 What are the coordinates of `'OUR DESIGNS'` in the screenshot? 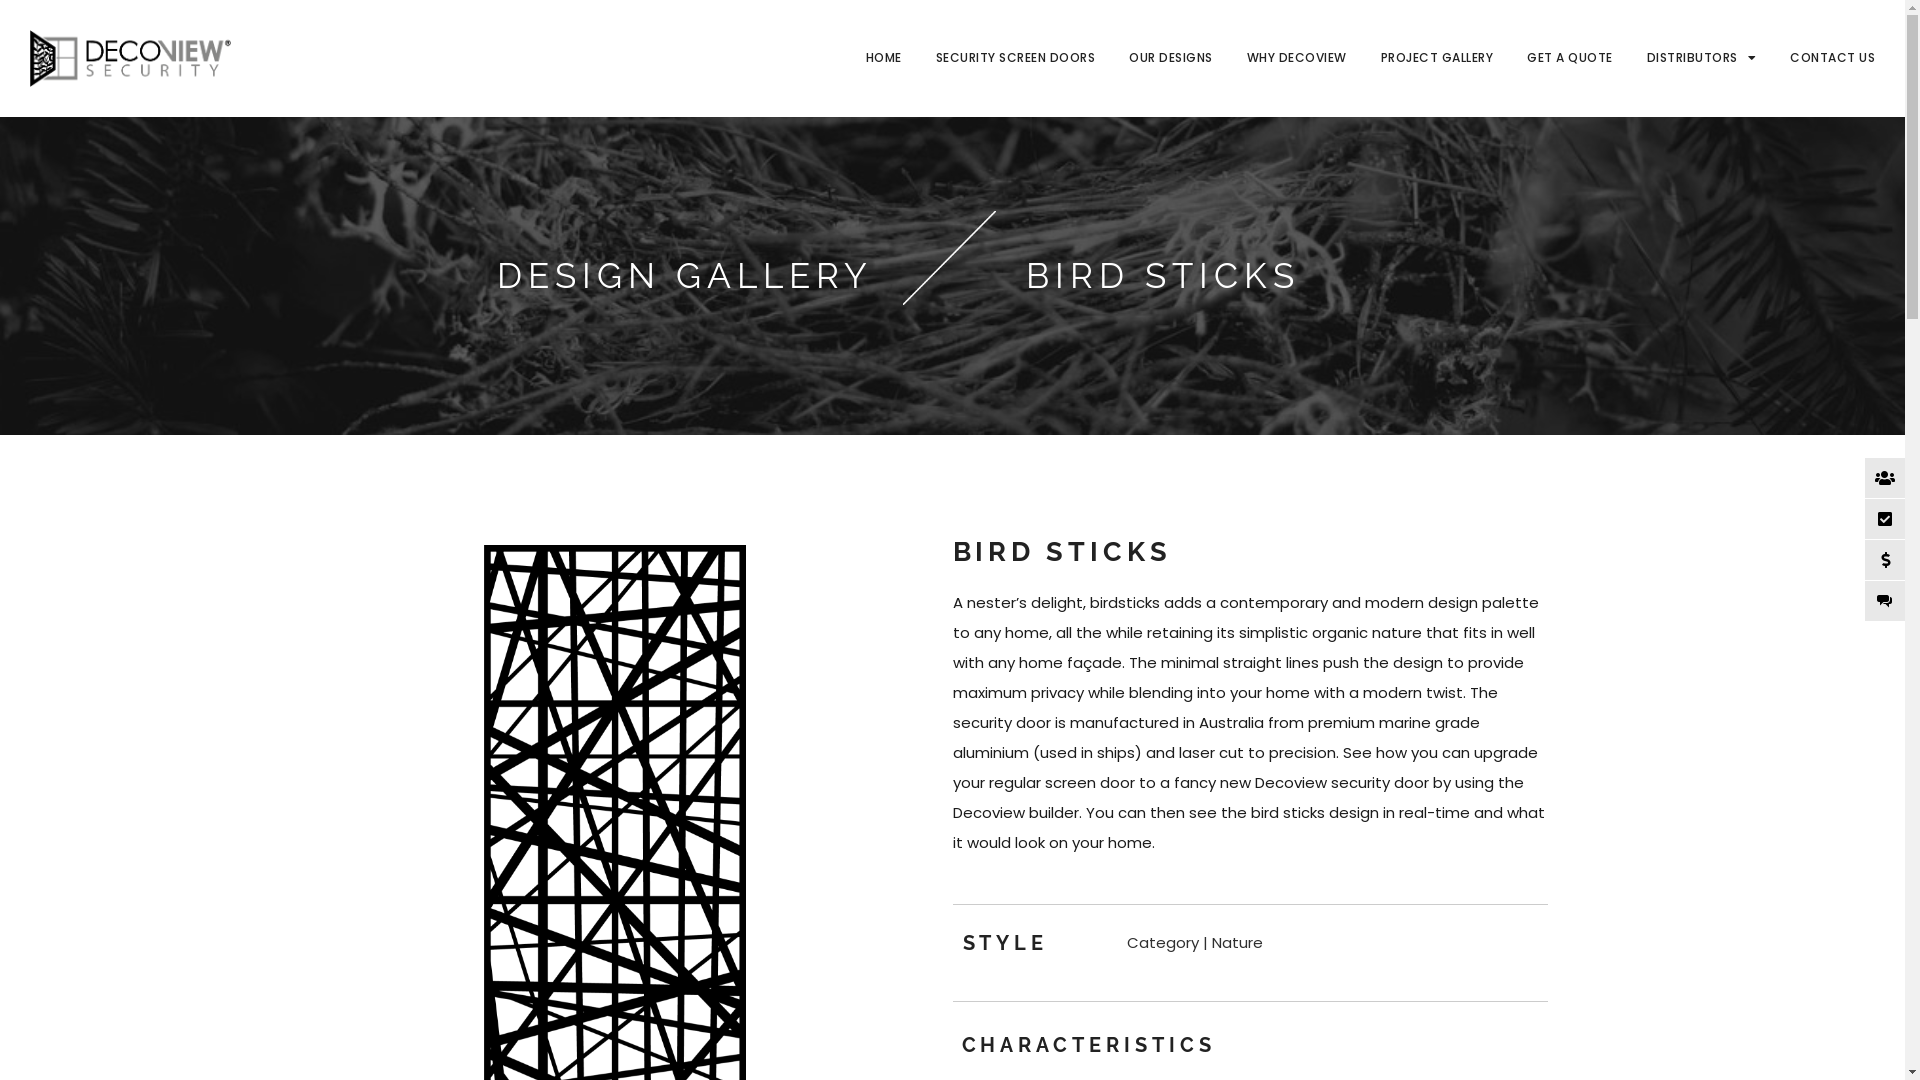 It's located at (1171, 56).